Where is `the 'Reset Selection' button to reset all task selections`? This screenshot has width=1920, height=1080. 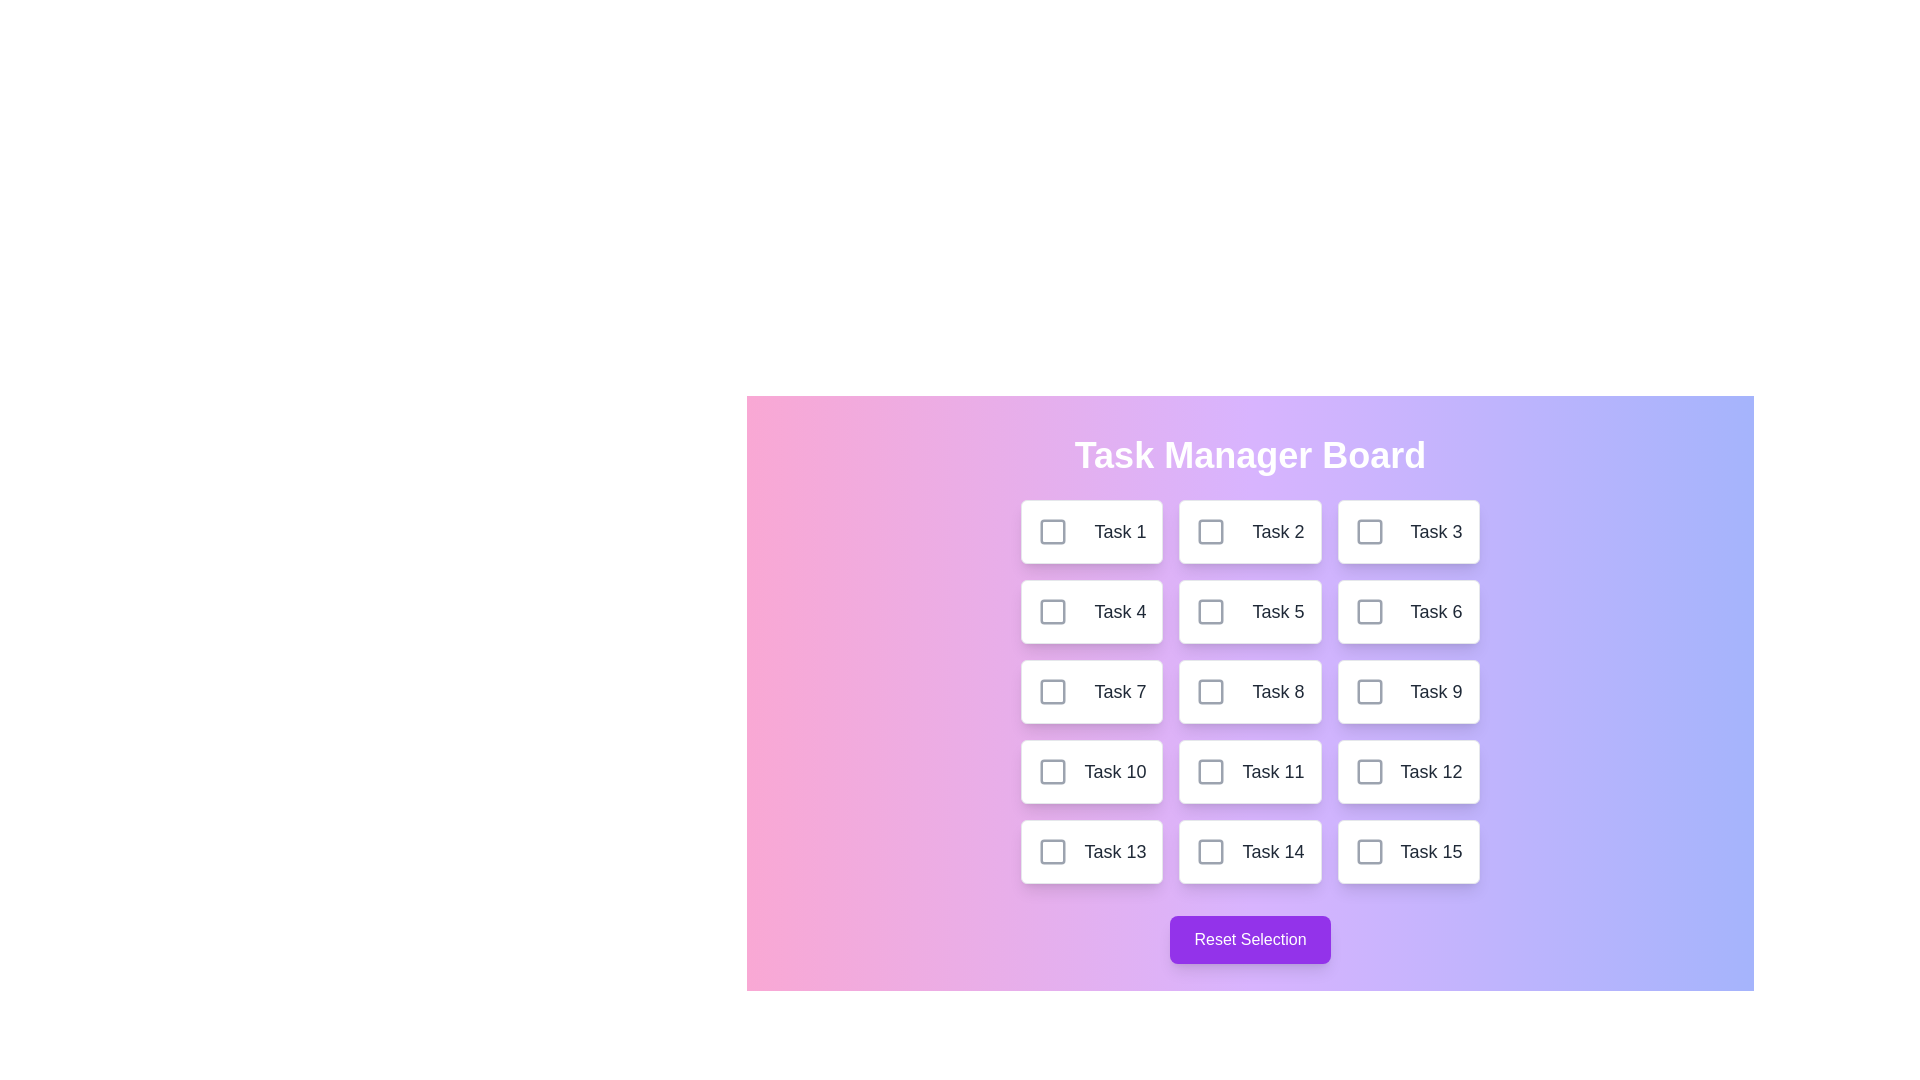 the 'Reset Selection' button to reset all task selections is located at coordinates (1249, 940).